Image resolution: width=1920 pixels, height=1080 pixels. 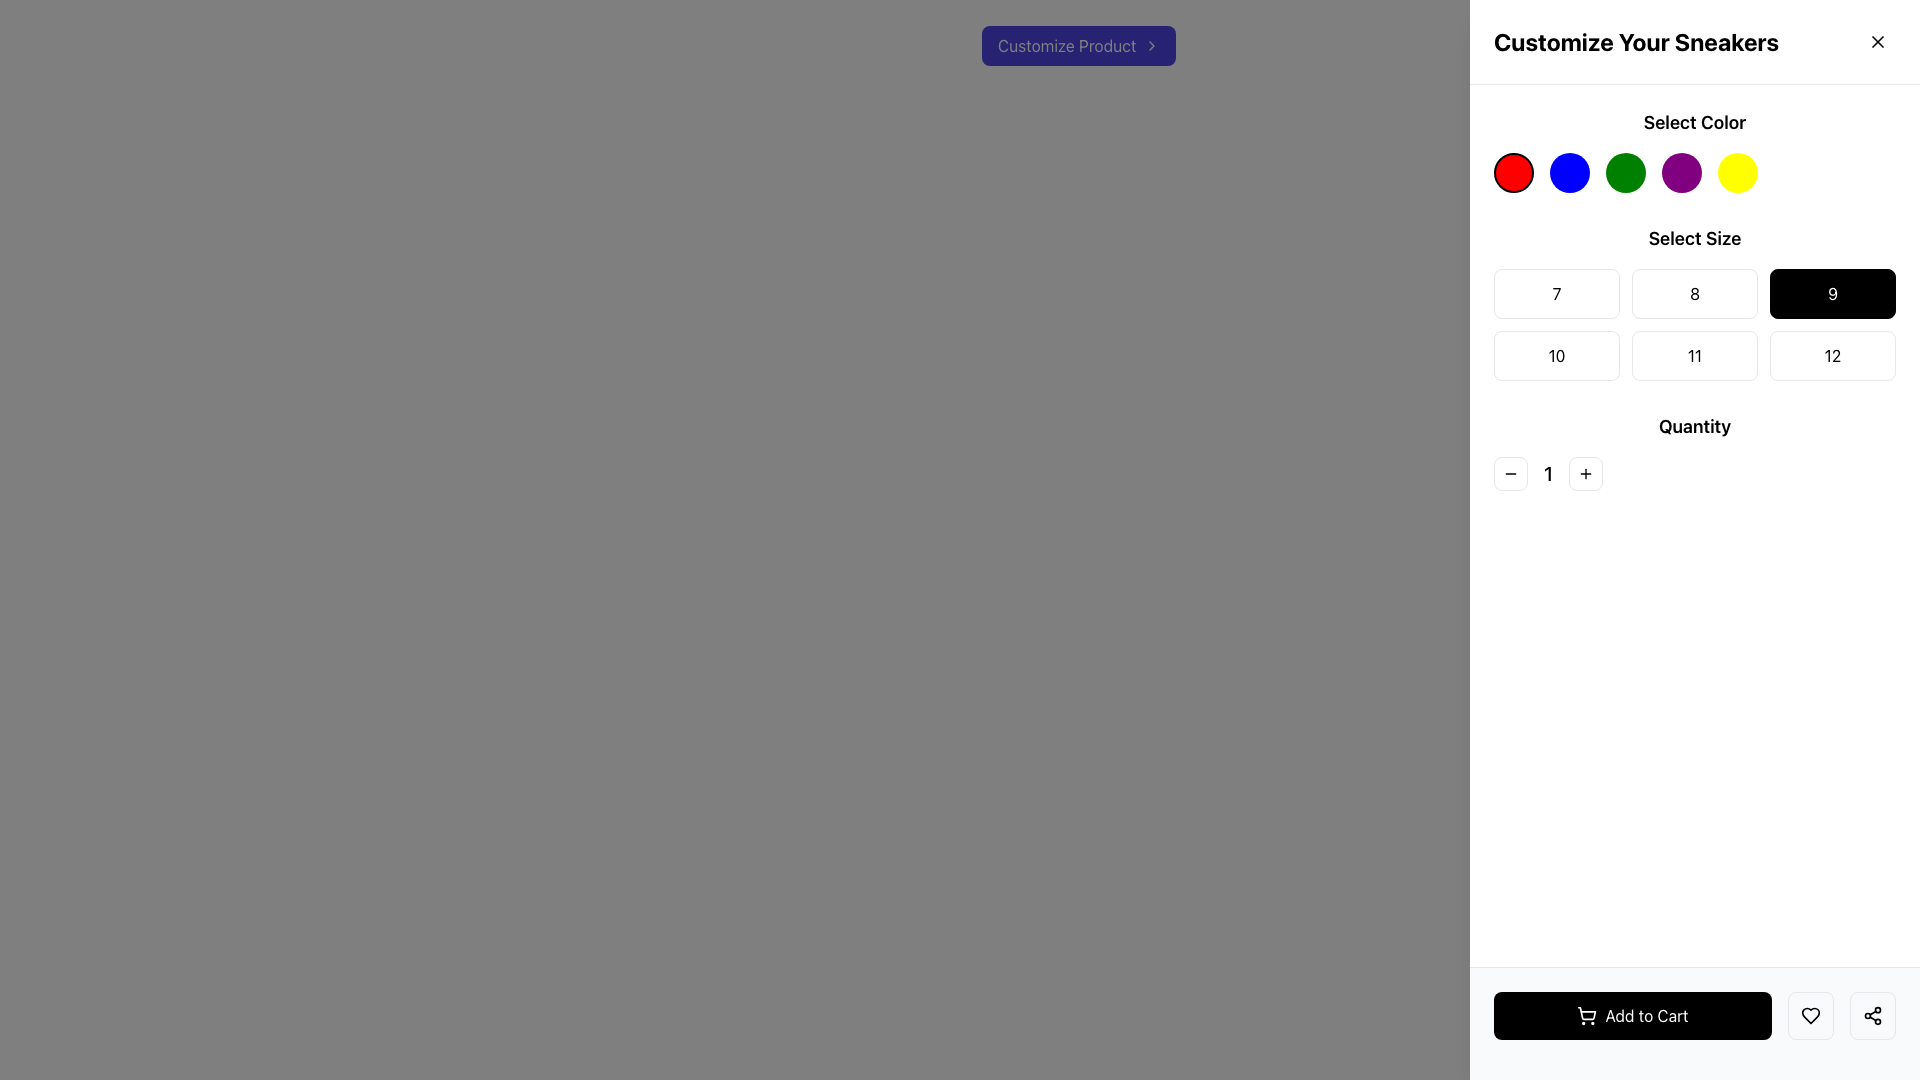 What do you see at coordinates (1511, 474) in the screenshot?
I see `the first button in the quantity selection section to decrease the quantity displayed in the adjacent input field` at bounding box center [1511, 474].